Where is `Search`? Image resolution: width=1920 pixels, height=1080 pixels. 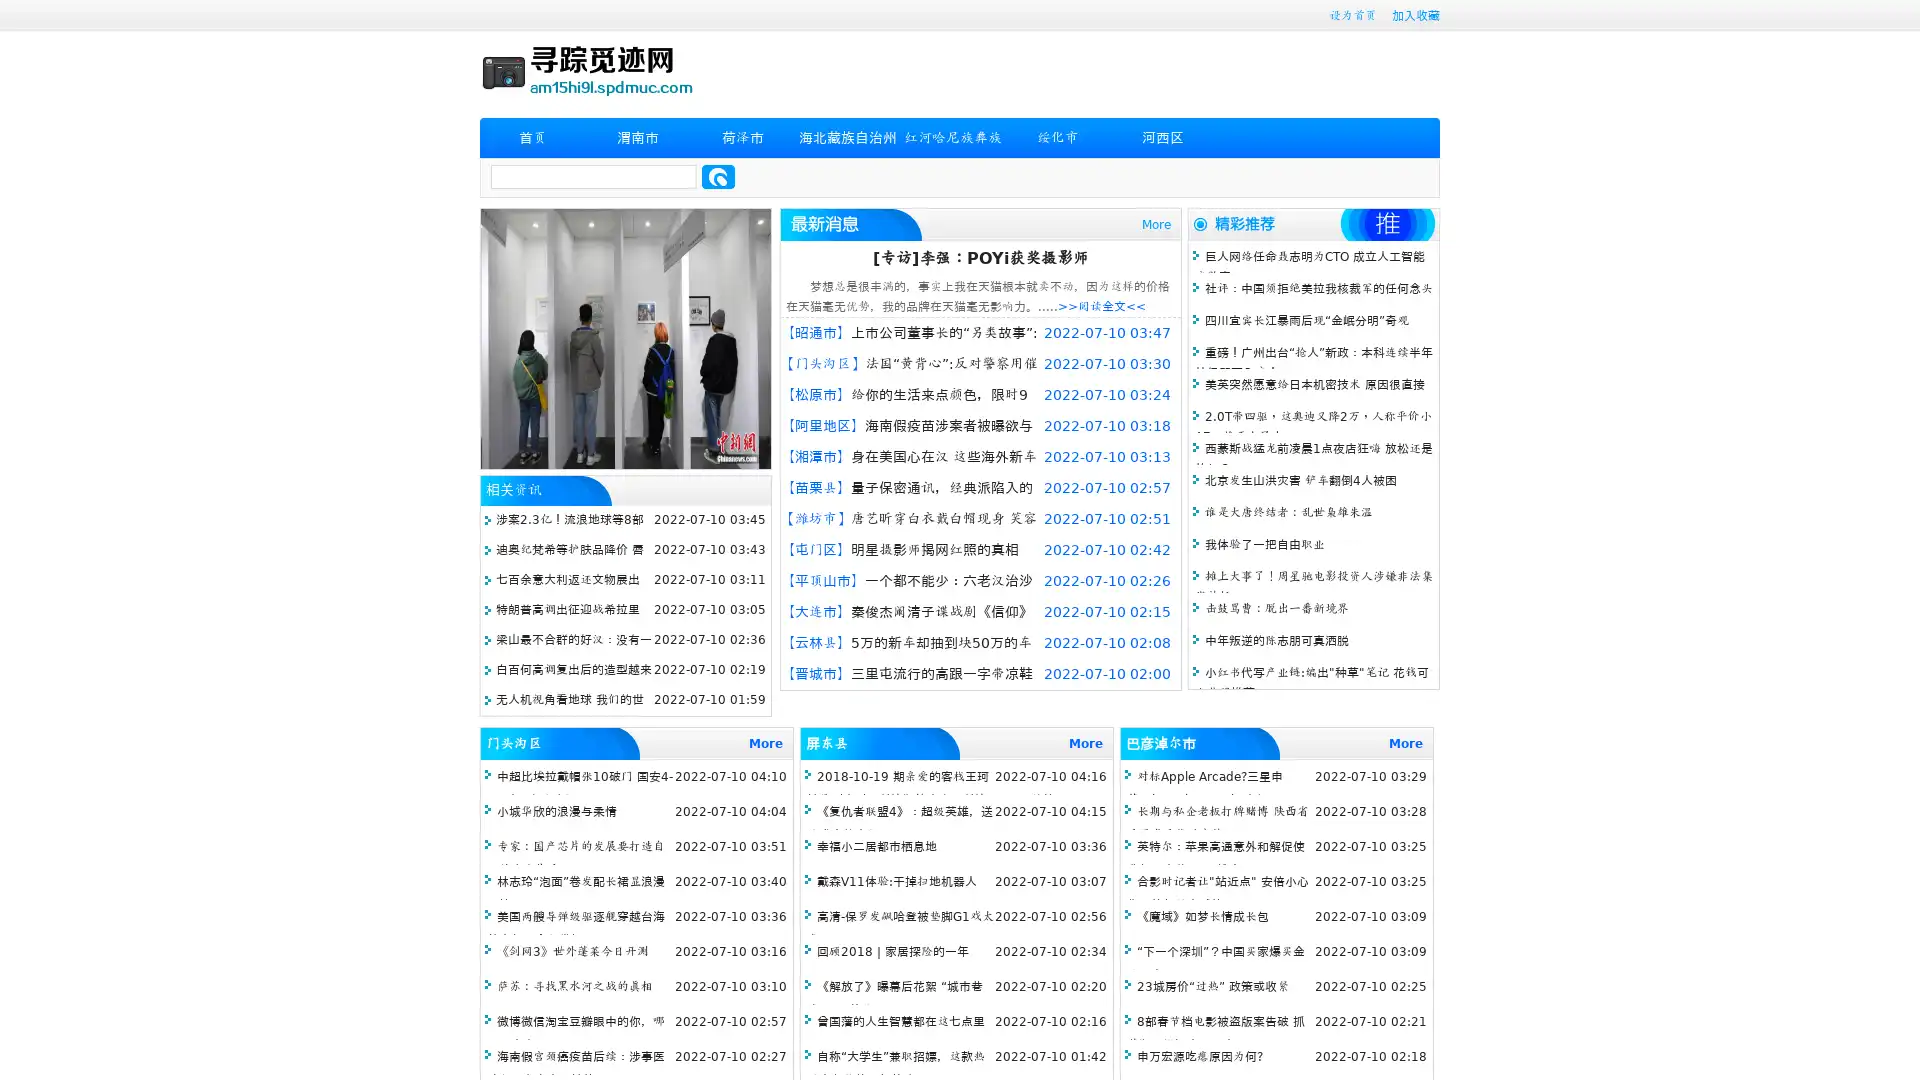 Search is located at coordinates (718, 176).